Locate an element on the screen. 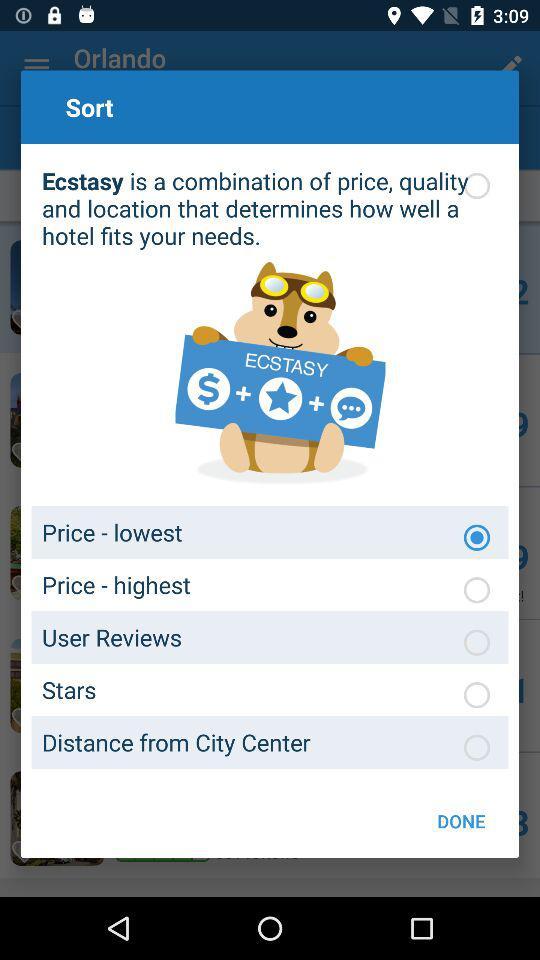 The width and height of the screenshot is (540, 960). sort by stars is located at coordinates (475, 695).